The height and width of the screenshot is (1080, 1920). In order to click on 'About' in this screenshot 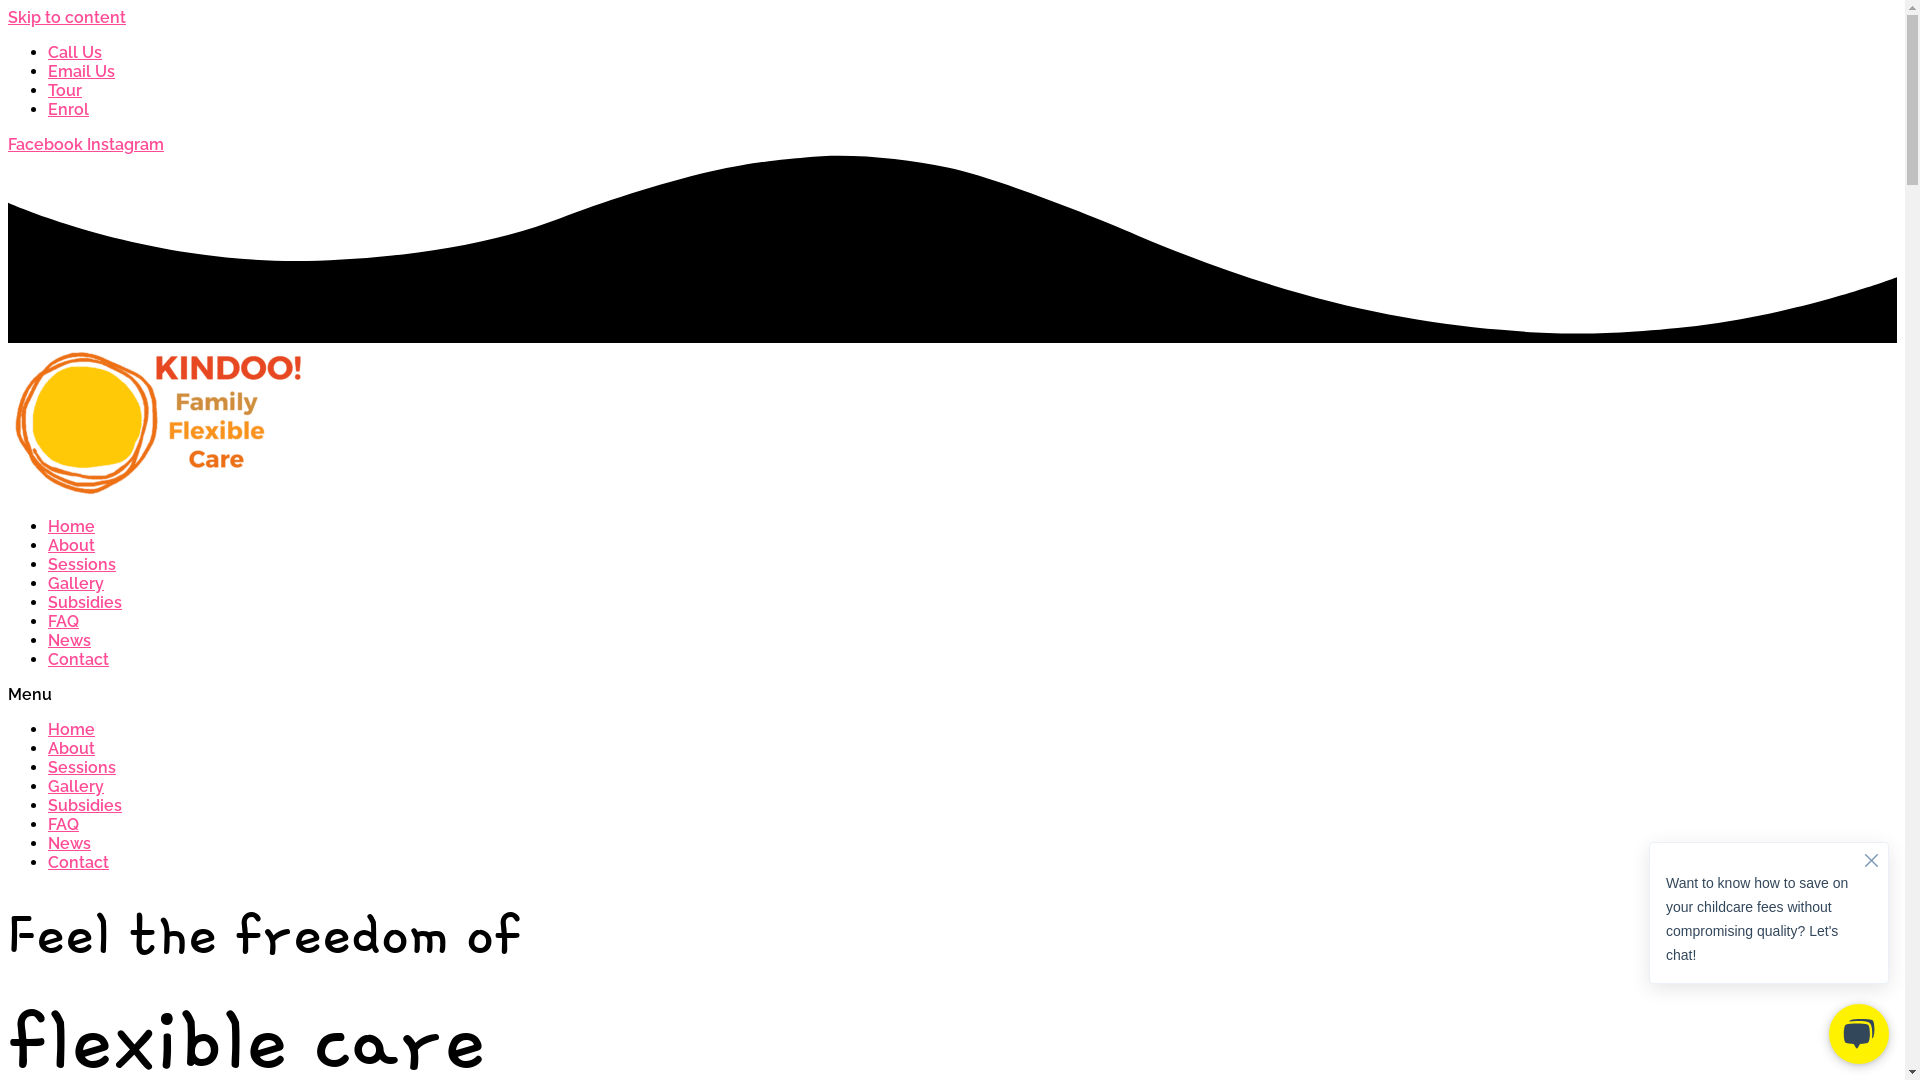, I will do `click(71, 748)`.